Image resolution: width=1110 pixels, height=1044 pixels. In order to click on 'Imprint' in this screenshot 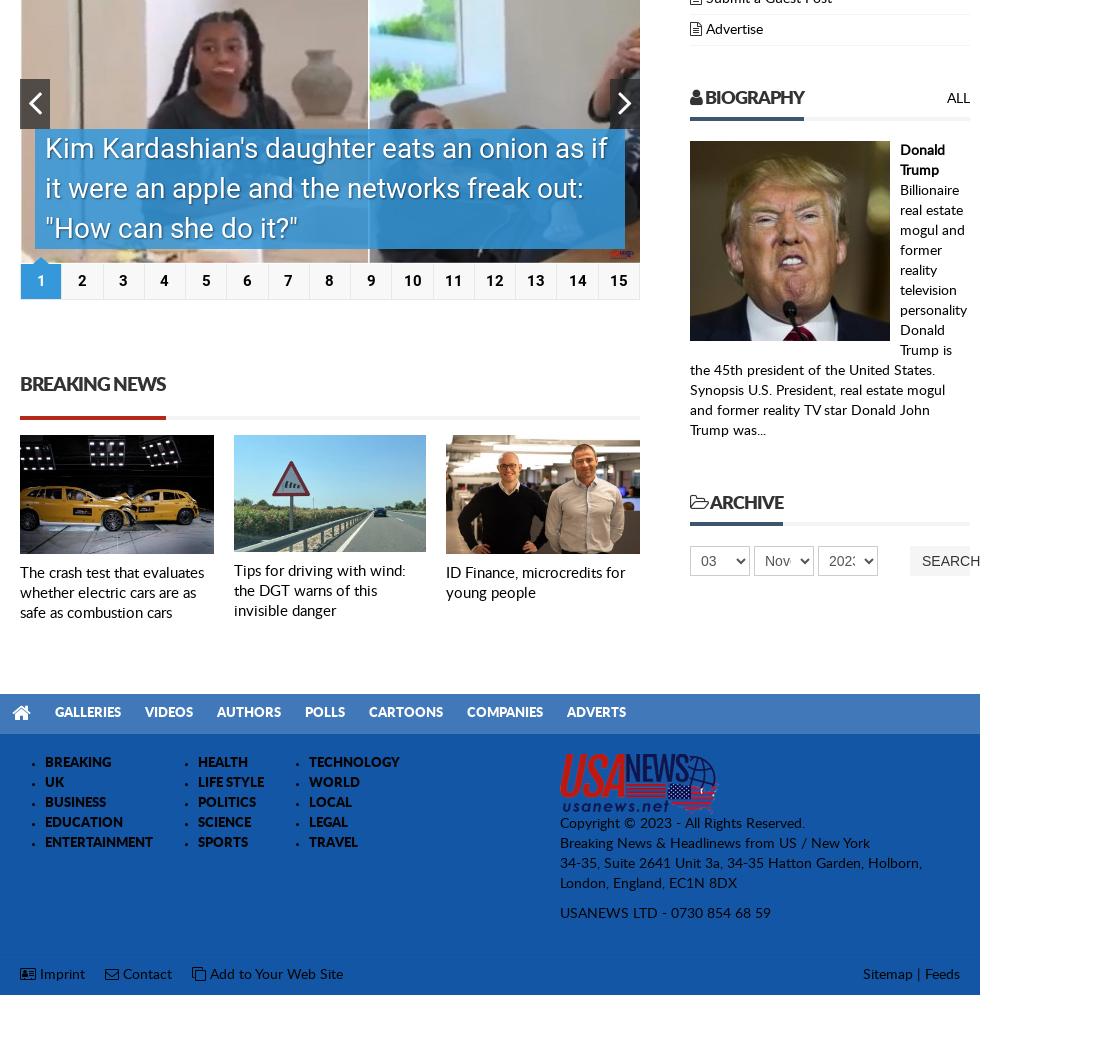, I will do `click(59, 973)`.